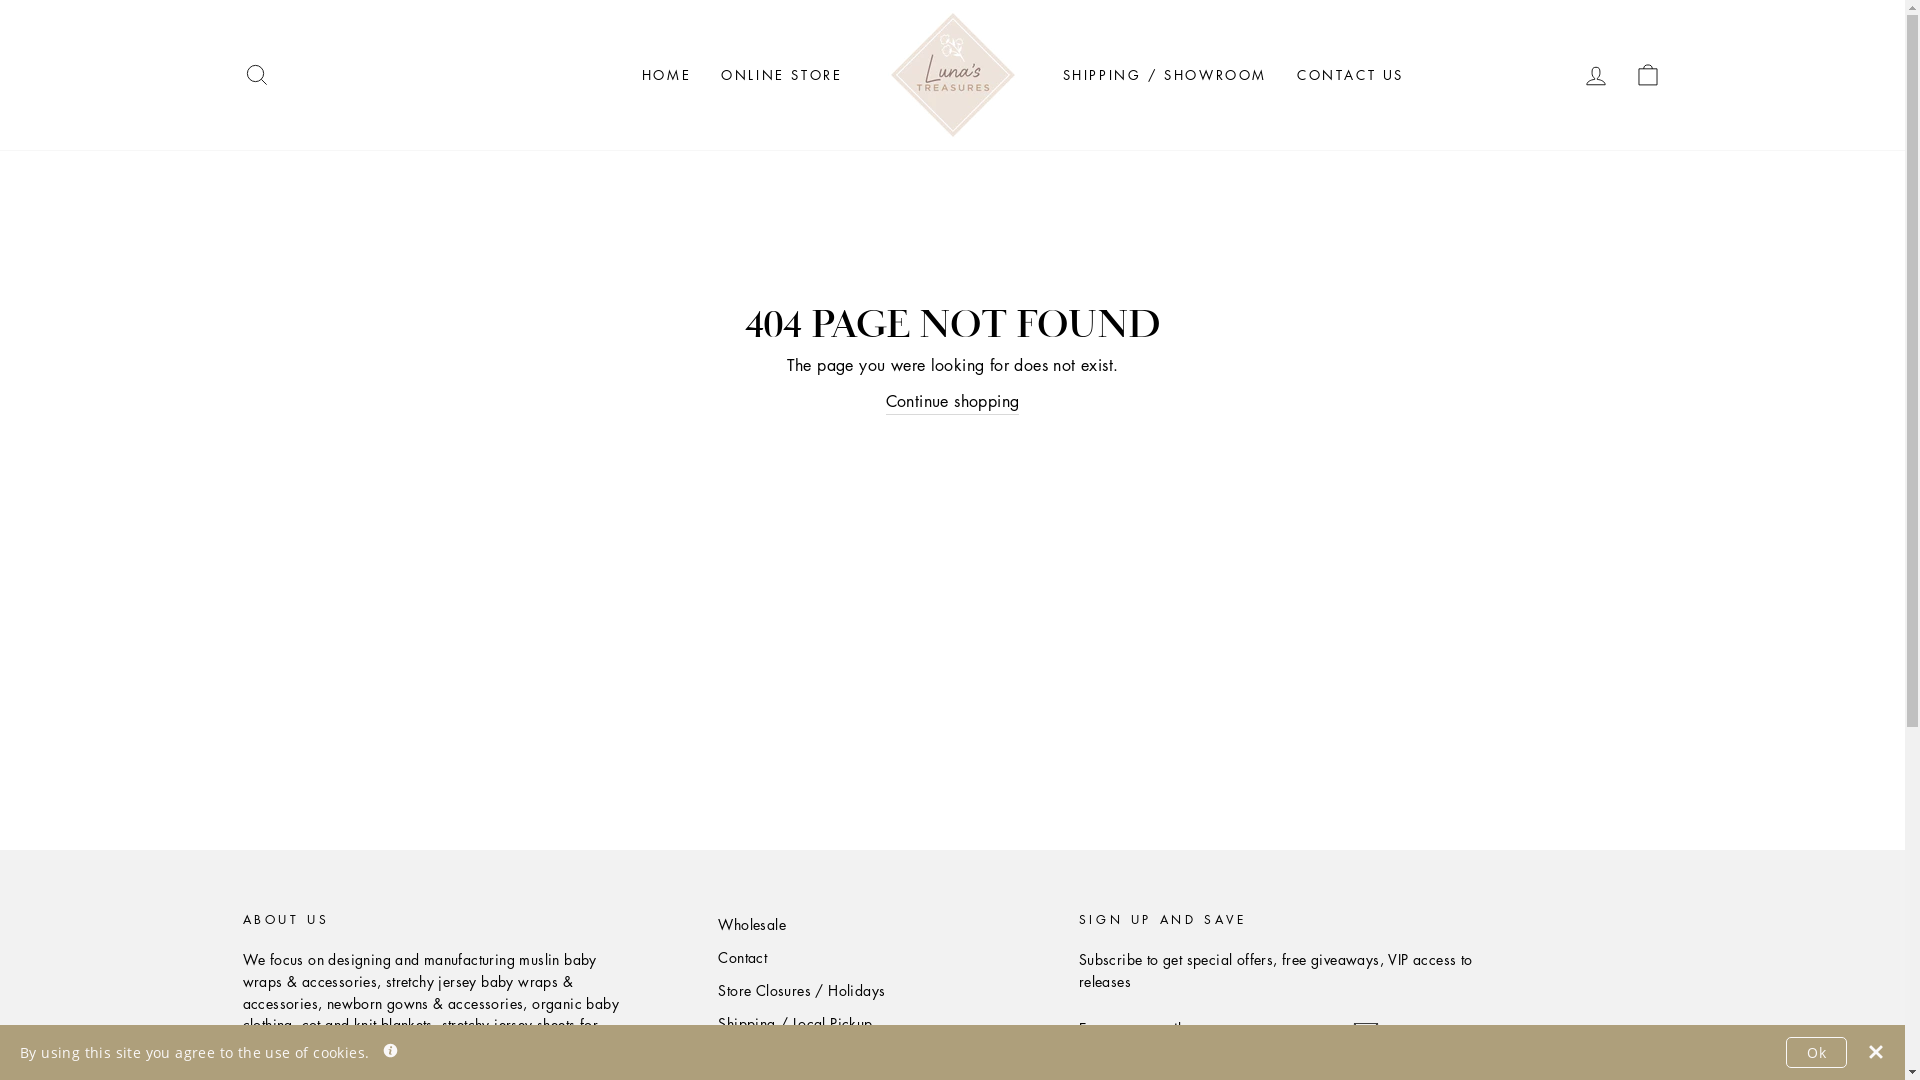  What do you see at coordinates (254, 74) in the screenshot?
I see `'SEARCH'` at bounding box center [254, 74].